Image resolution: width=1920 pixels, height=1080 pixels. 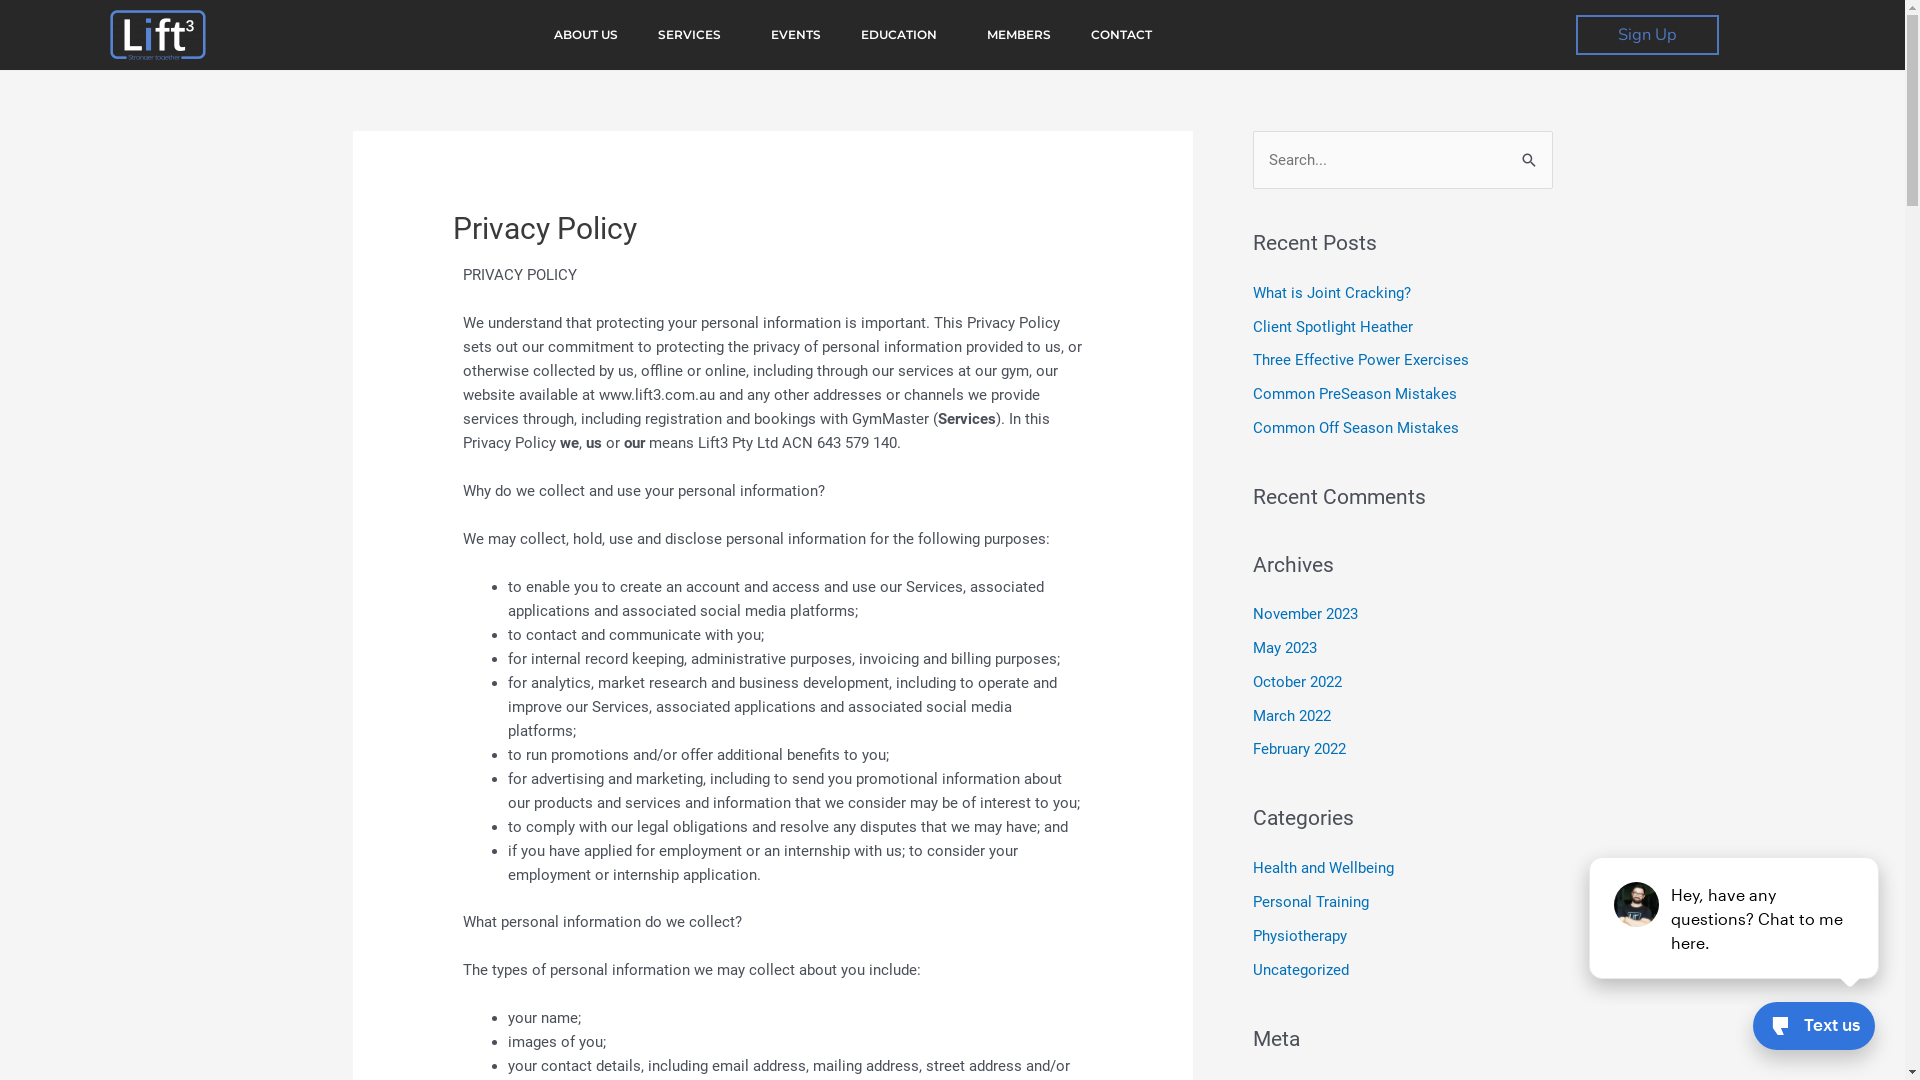 What do you see at coordinates (1251, 358) in the screenshot?
I see `'Three Effective Power Exercises'` at bounding box center [1251, 358].